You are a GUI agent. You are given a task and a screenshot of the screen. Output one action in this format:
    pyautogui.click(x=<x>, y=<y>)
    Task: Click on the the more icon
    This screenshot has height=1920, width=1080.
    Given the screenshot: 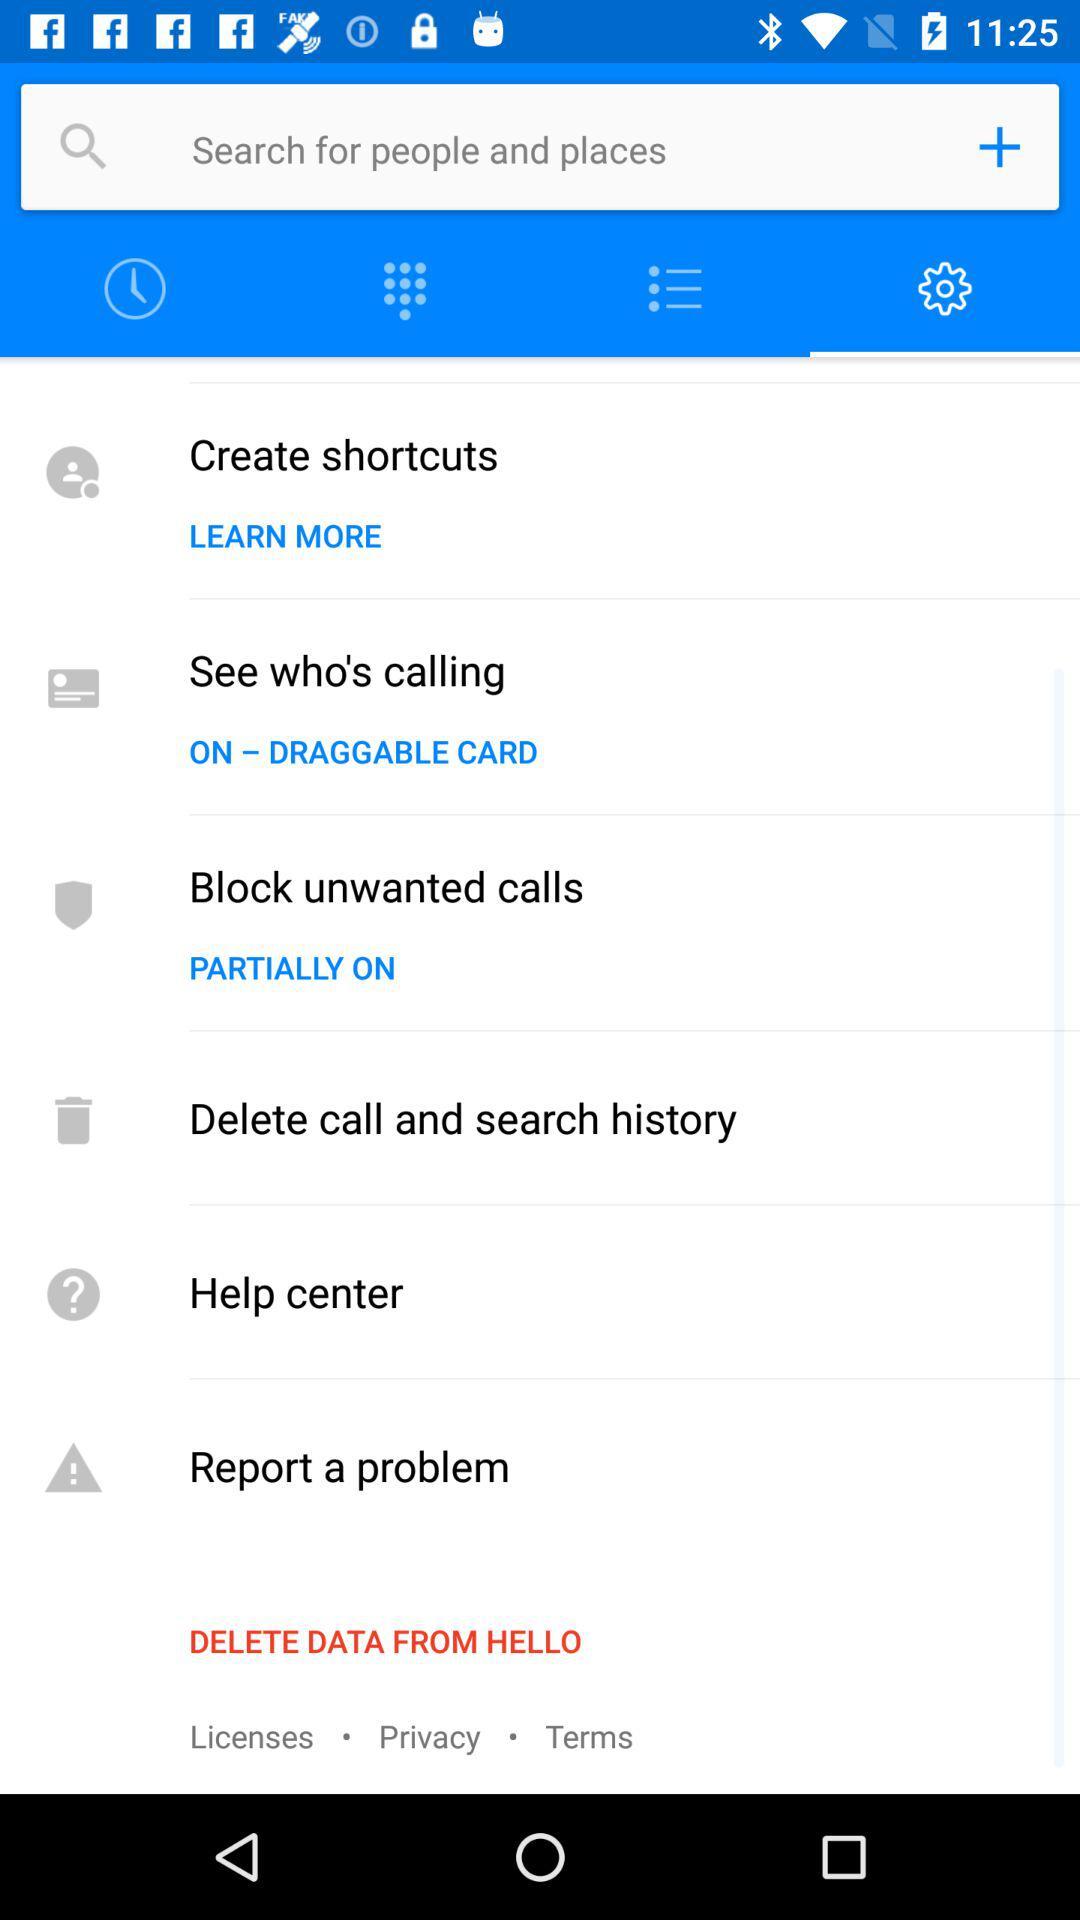 What is the action you would take?
    pyautogui.click(x=405, y=288)
    